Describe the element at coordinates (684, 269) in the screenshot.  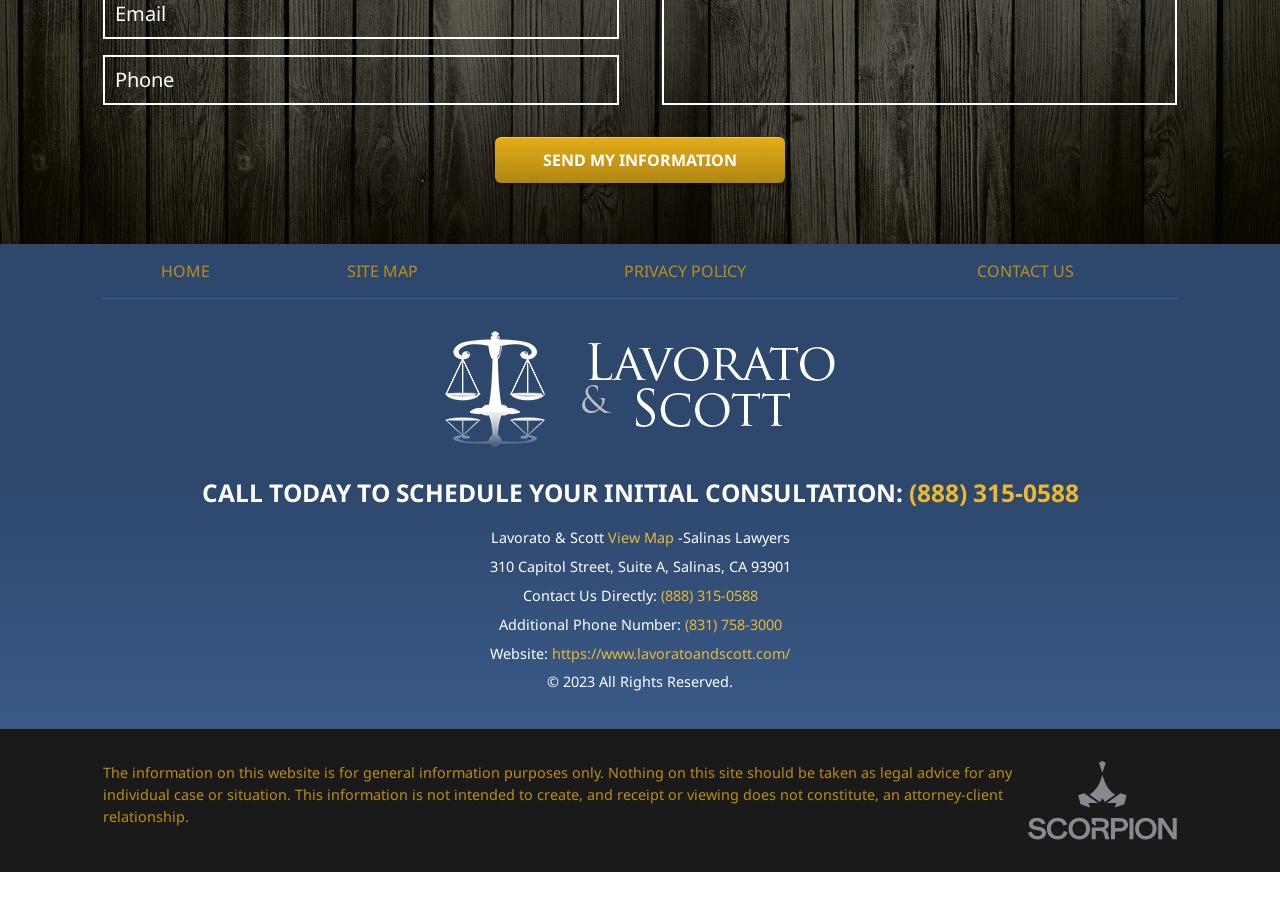
I see `'Privacy Policy'` at that location.